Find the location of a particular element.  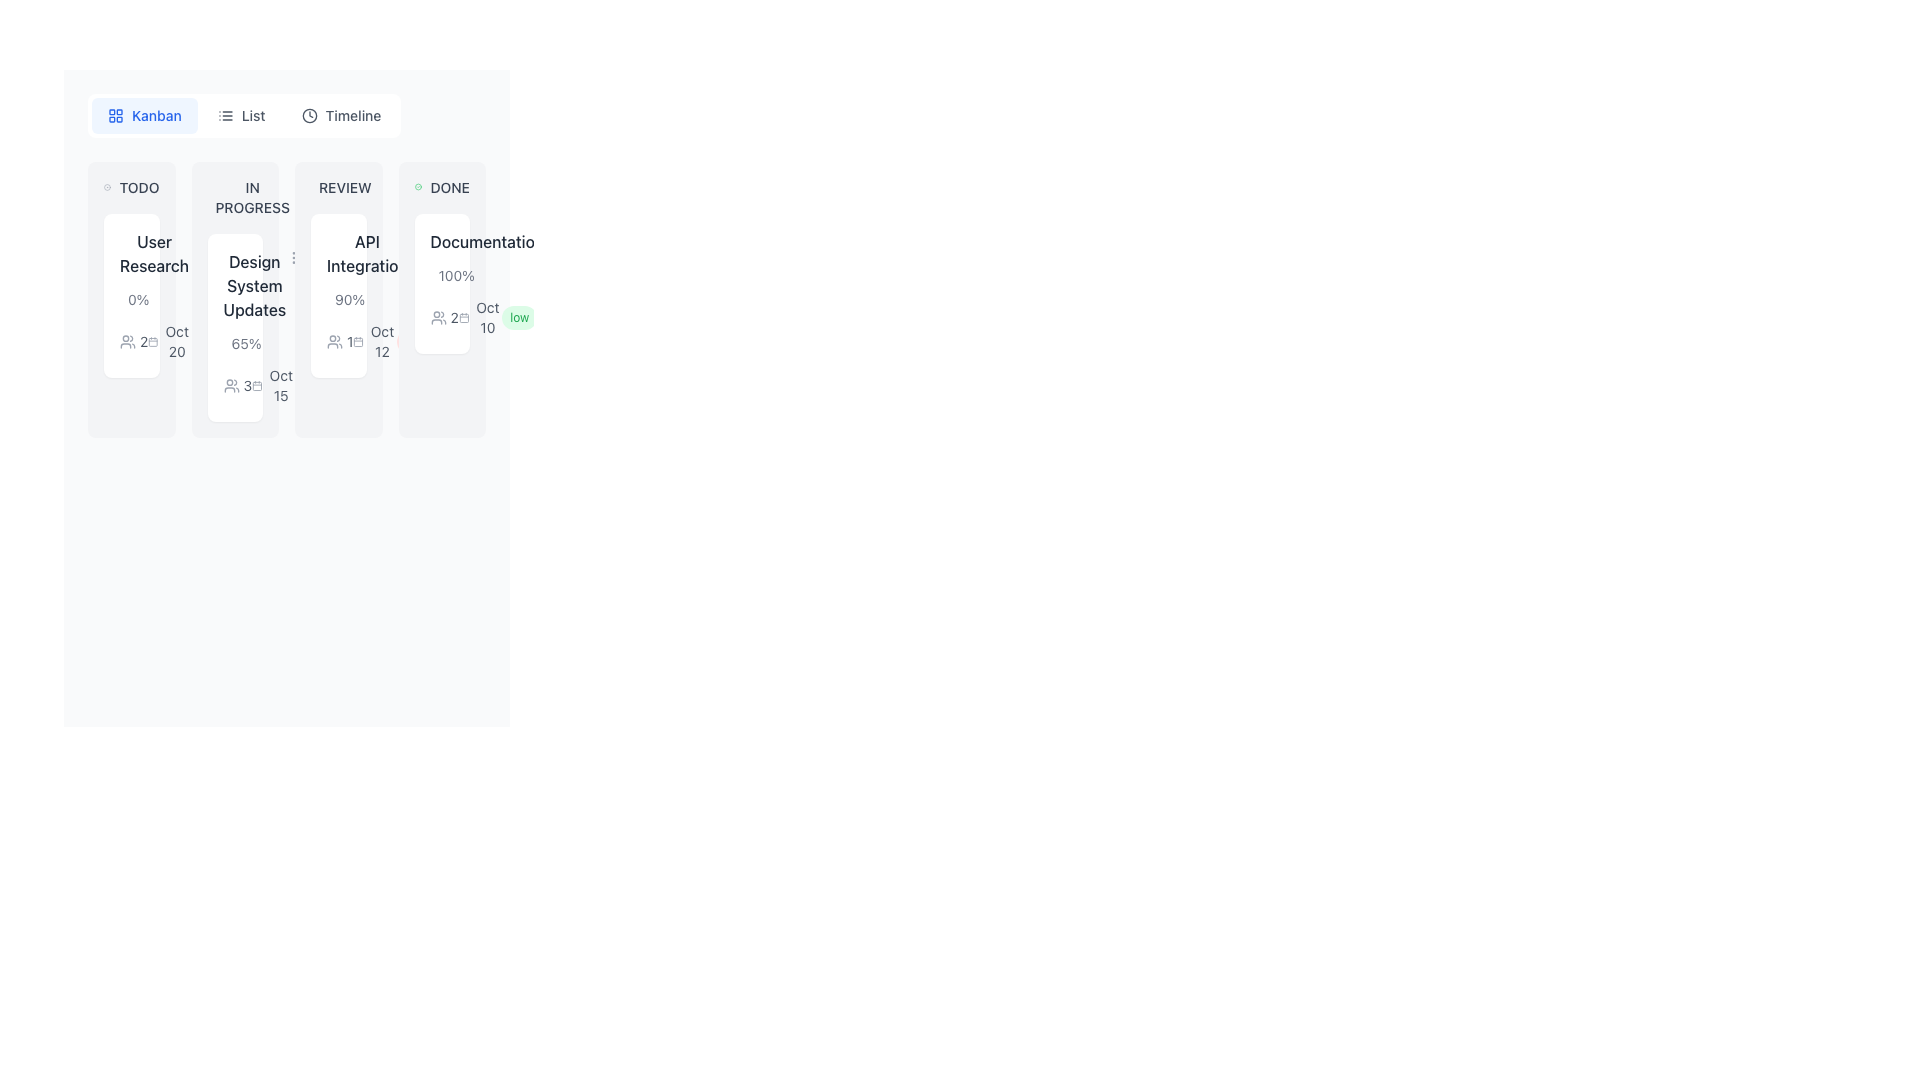

the icon resembling a group of people in the first card under the 'TODO' section of the Kanban board, which is adjacent to the text '2' is located at coordinates (127, 341).